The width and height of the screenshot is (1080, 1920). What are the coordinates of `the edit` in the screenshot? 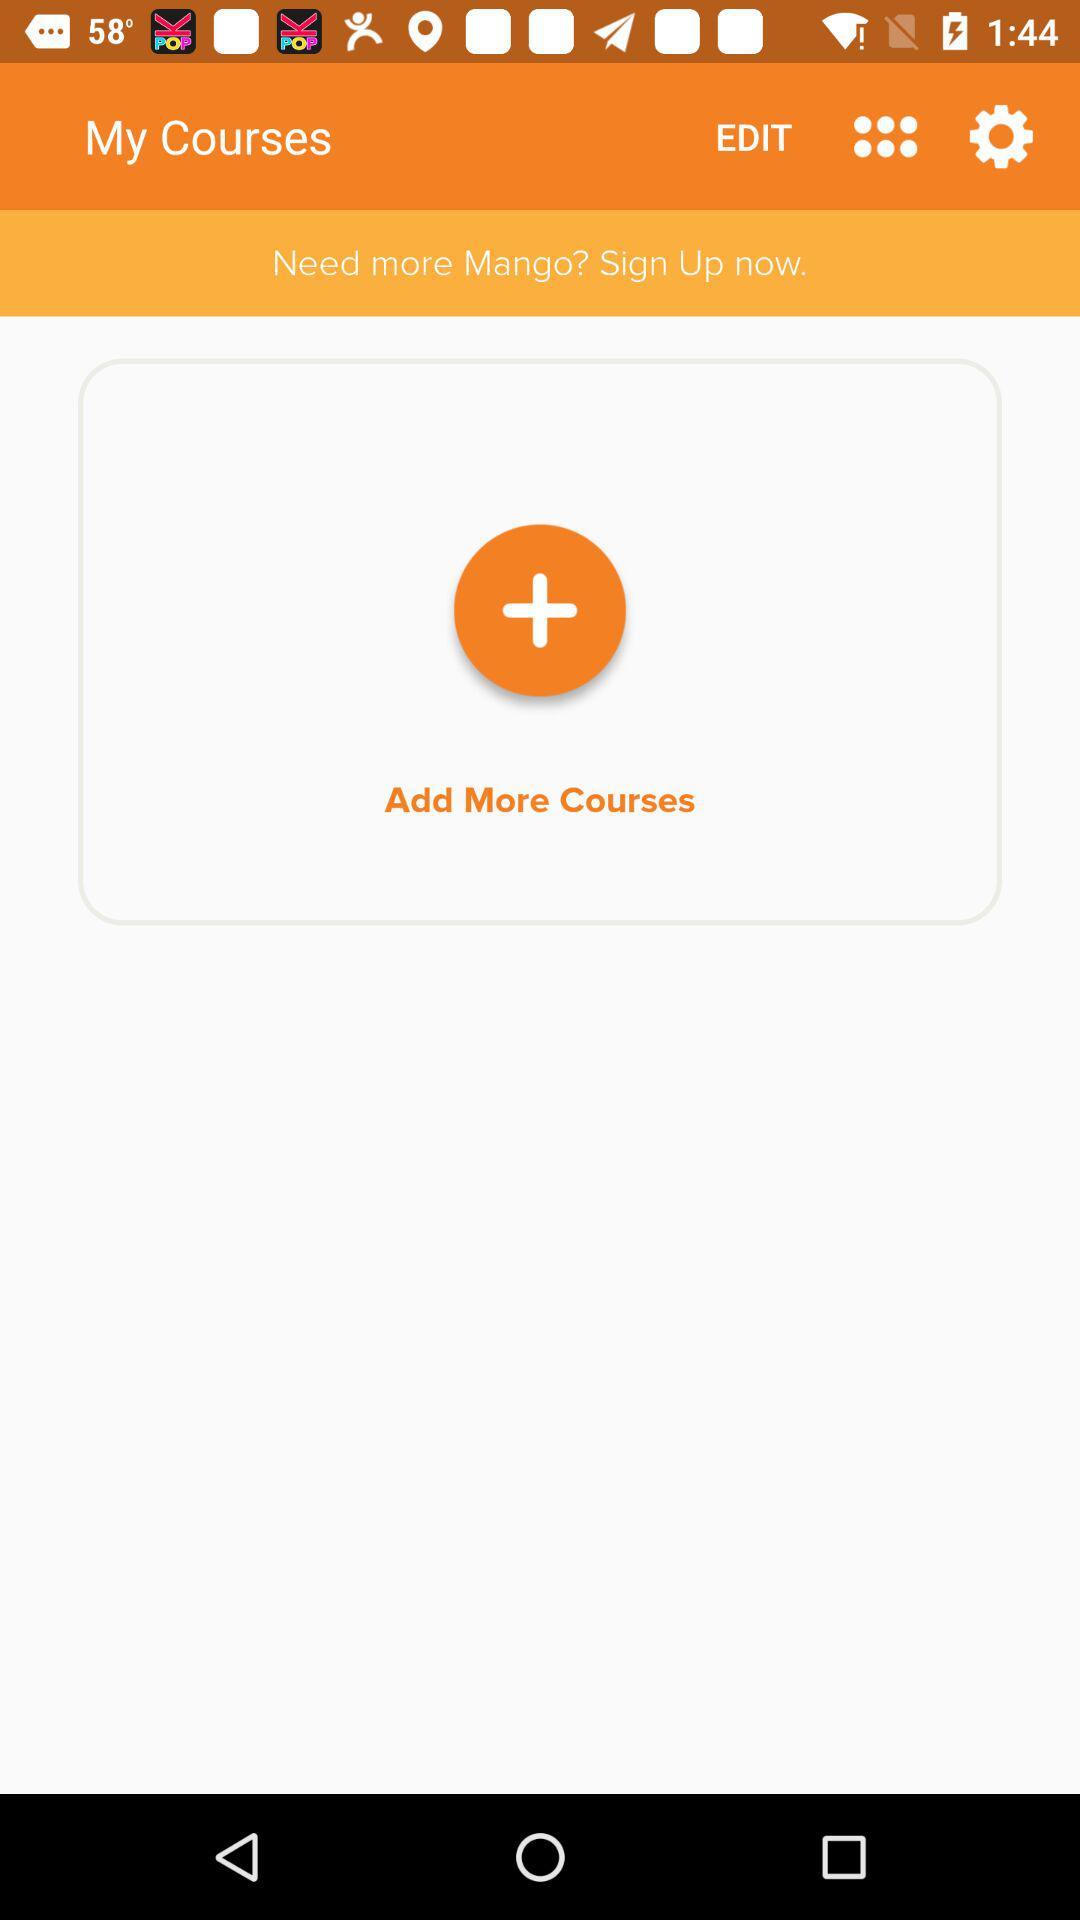 It's located at (753, 135).